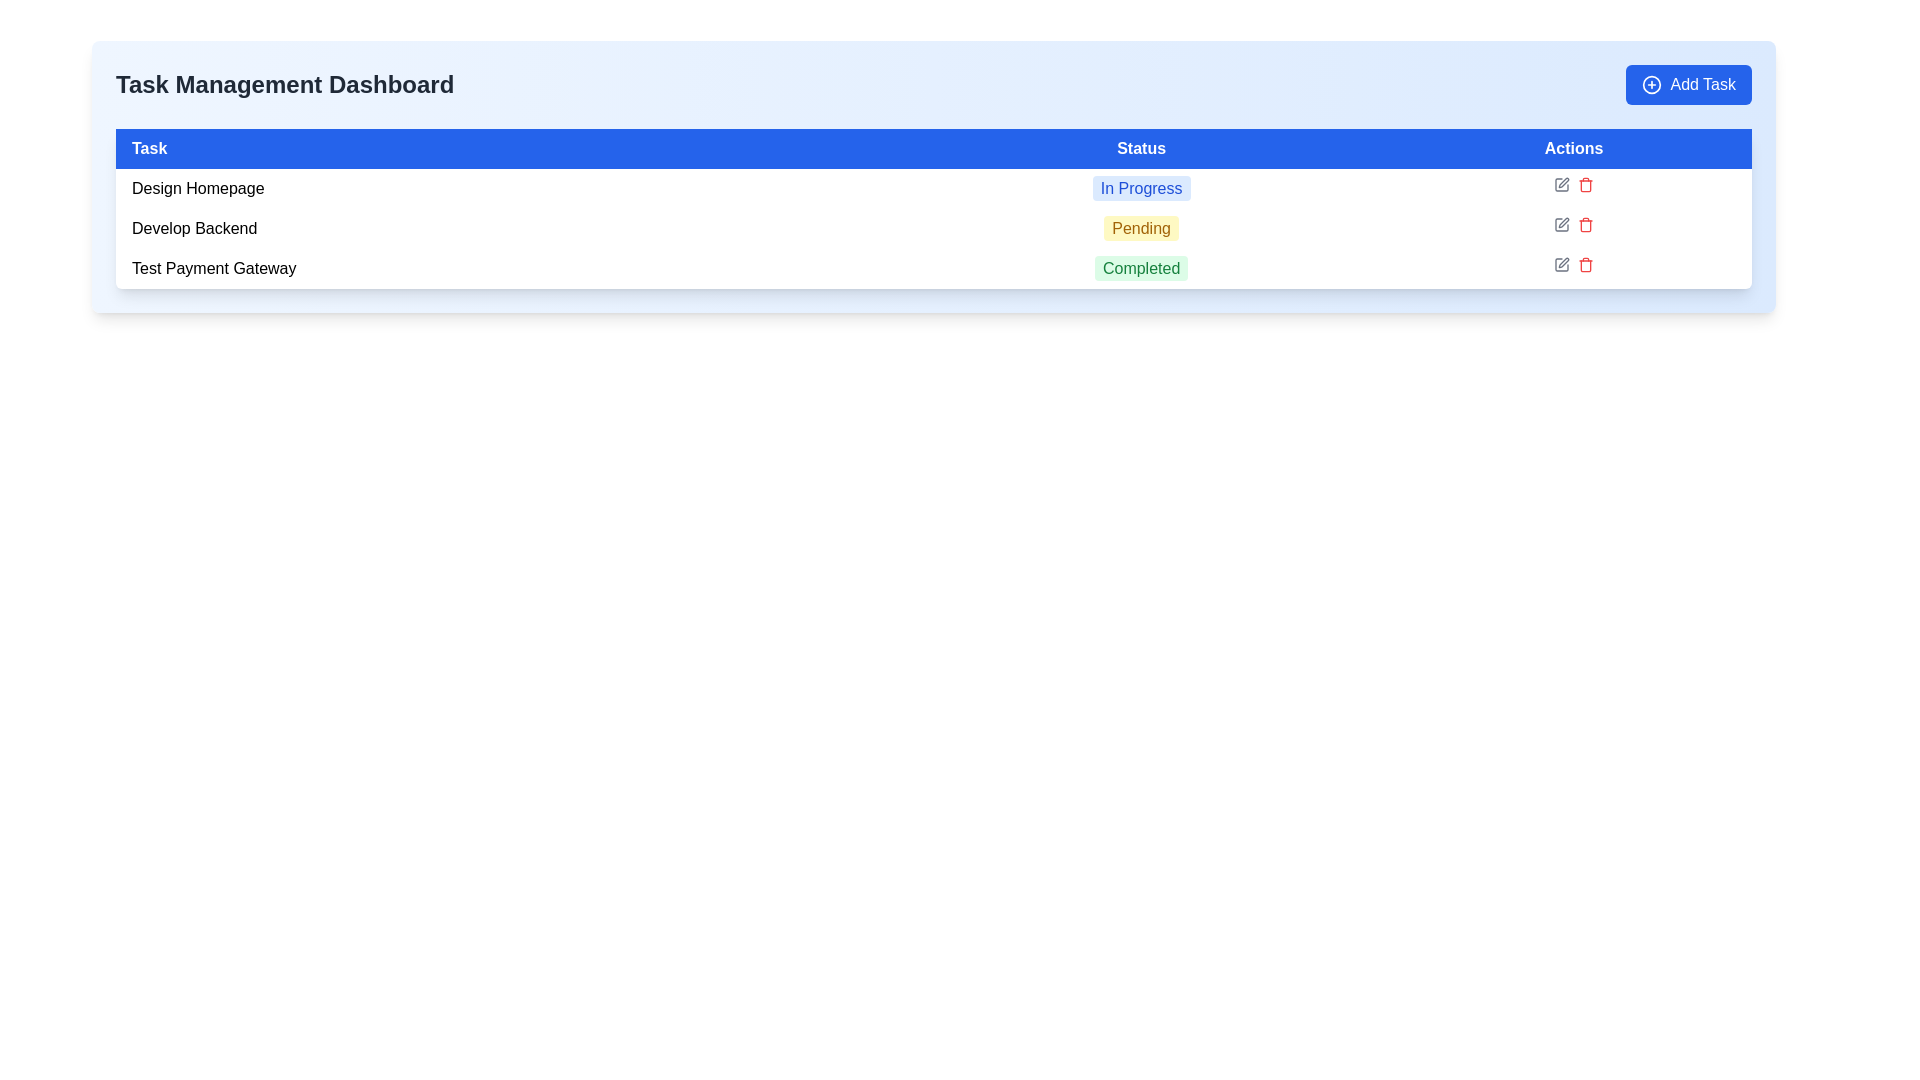 This screenshot has height=1080, width=1920. What do you see at coordinates (1141, 268) in the screenshot?
I see `the status label indicating completion for the 'Test Payment Gateway' task in the 'Status' column of the table` at bounding box center [1141, 268].